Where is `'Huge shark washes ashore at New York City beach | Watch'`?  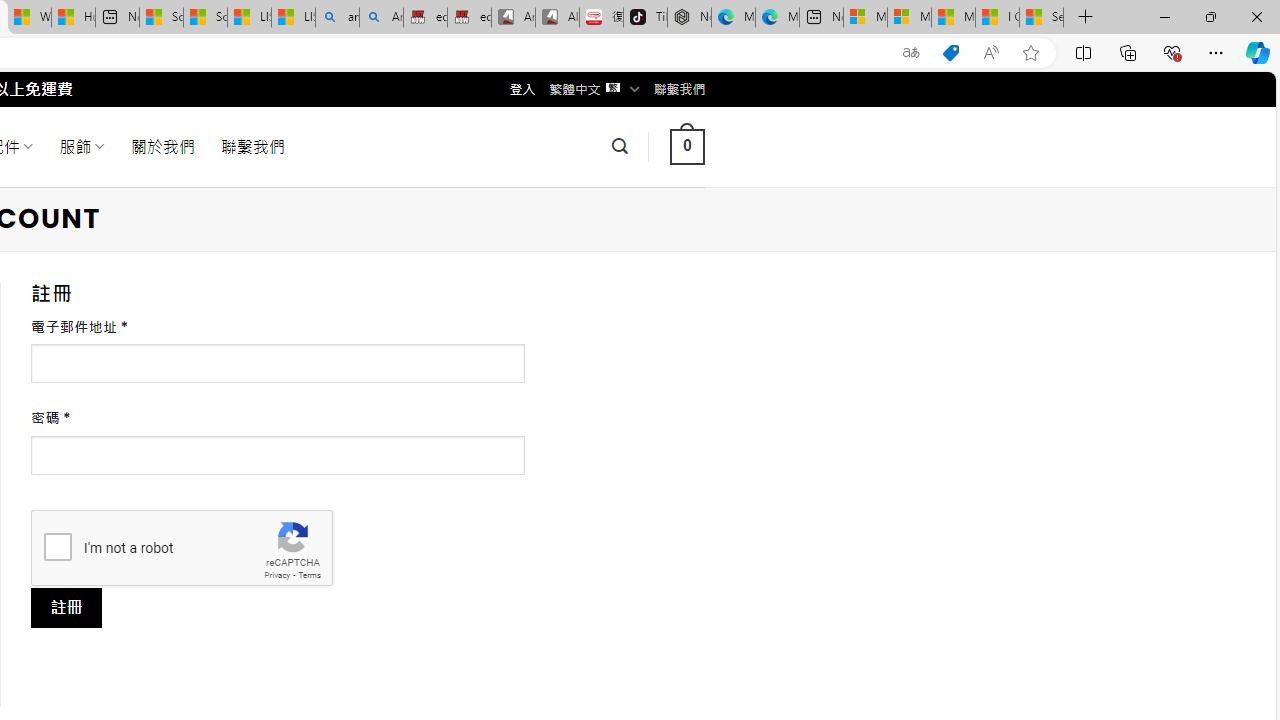
'Huge shark washes ashore at New York City beach | Watch' is located at coordinates (73, 17).